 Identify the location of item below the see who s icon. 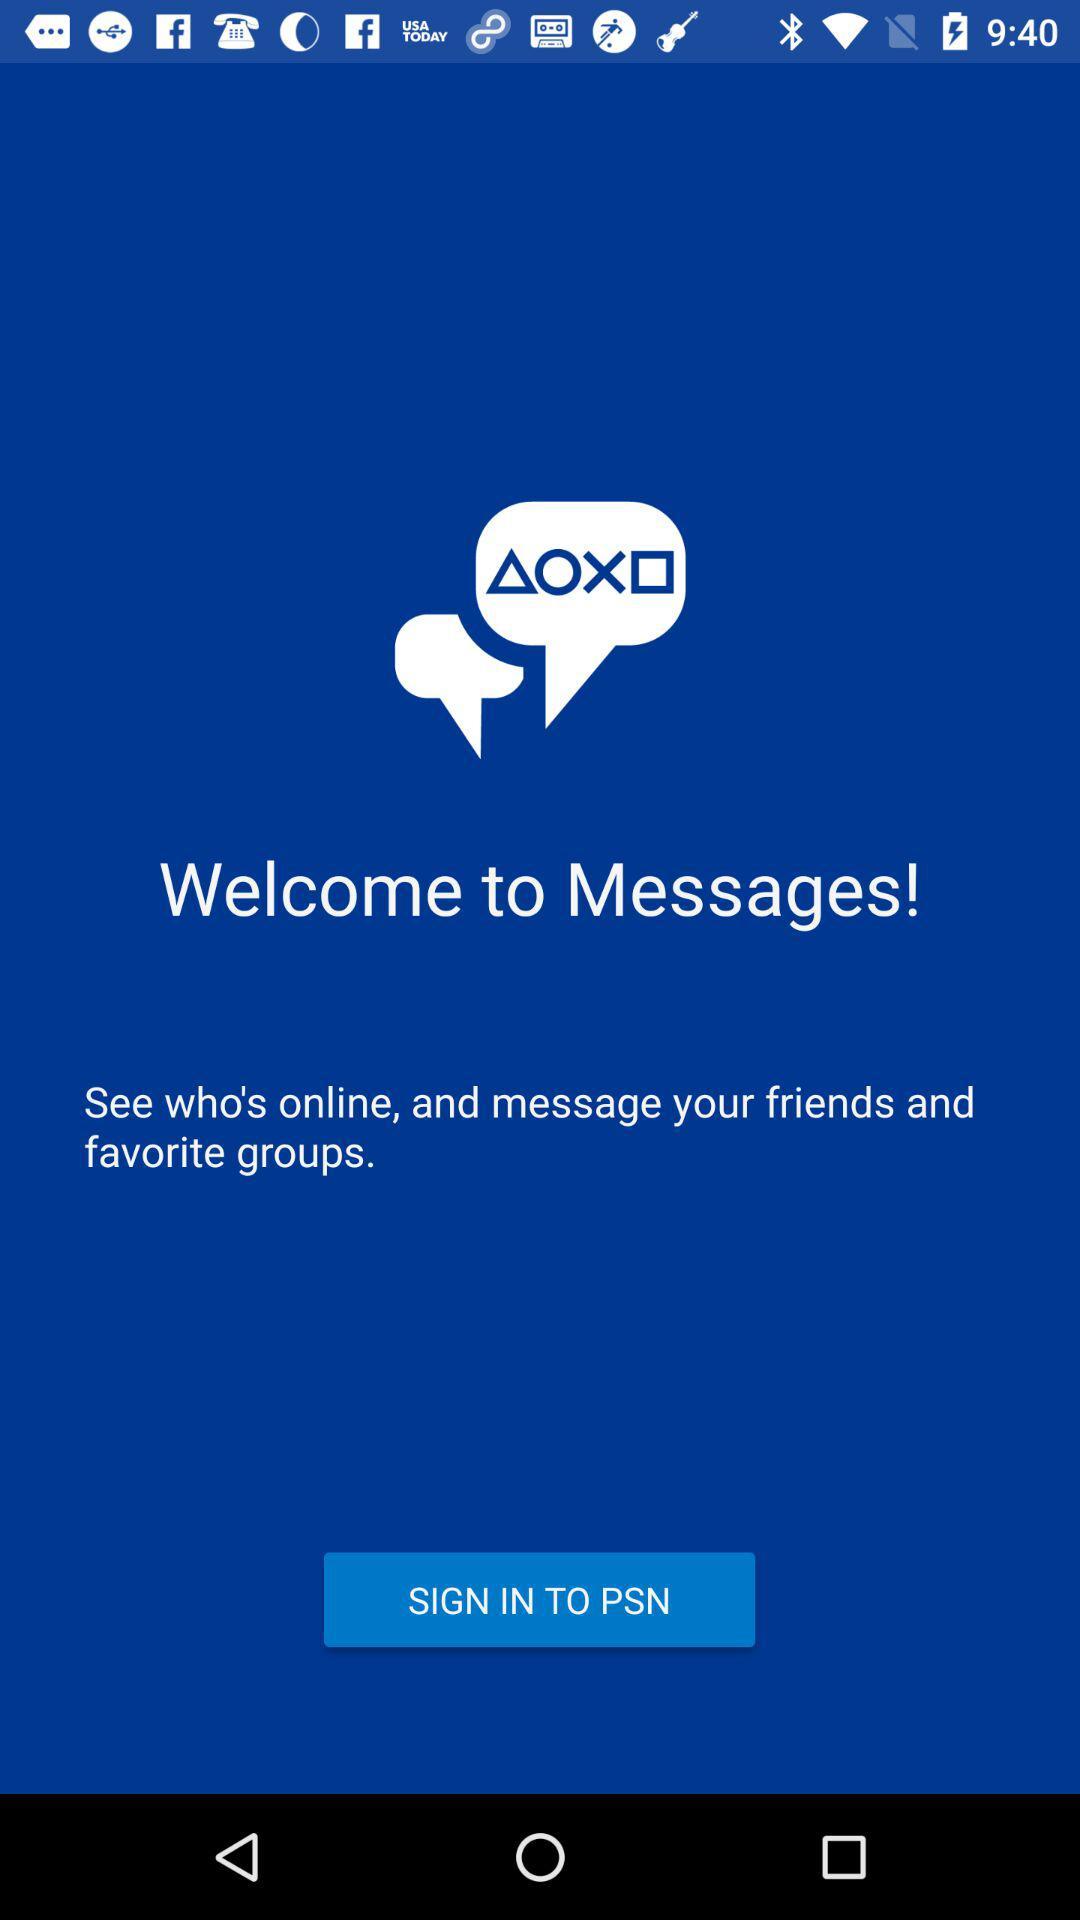
(538, 1598).